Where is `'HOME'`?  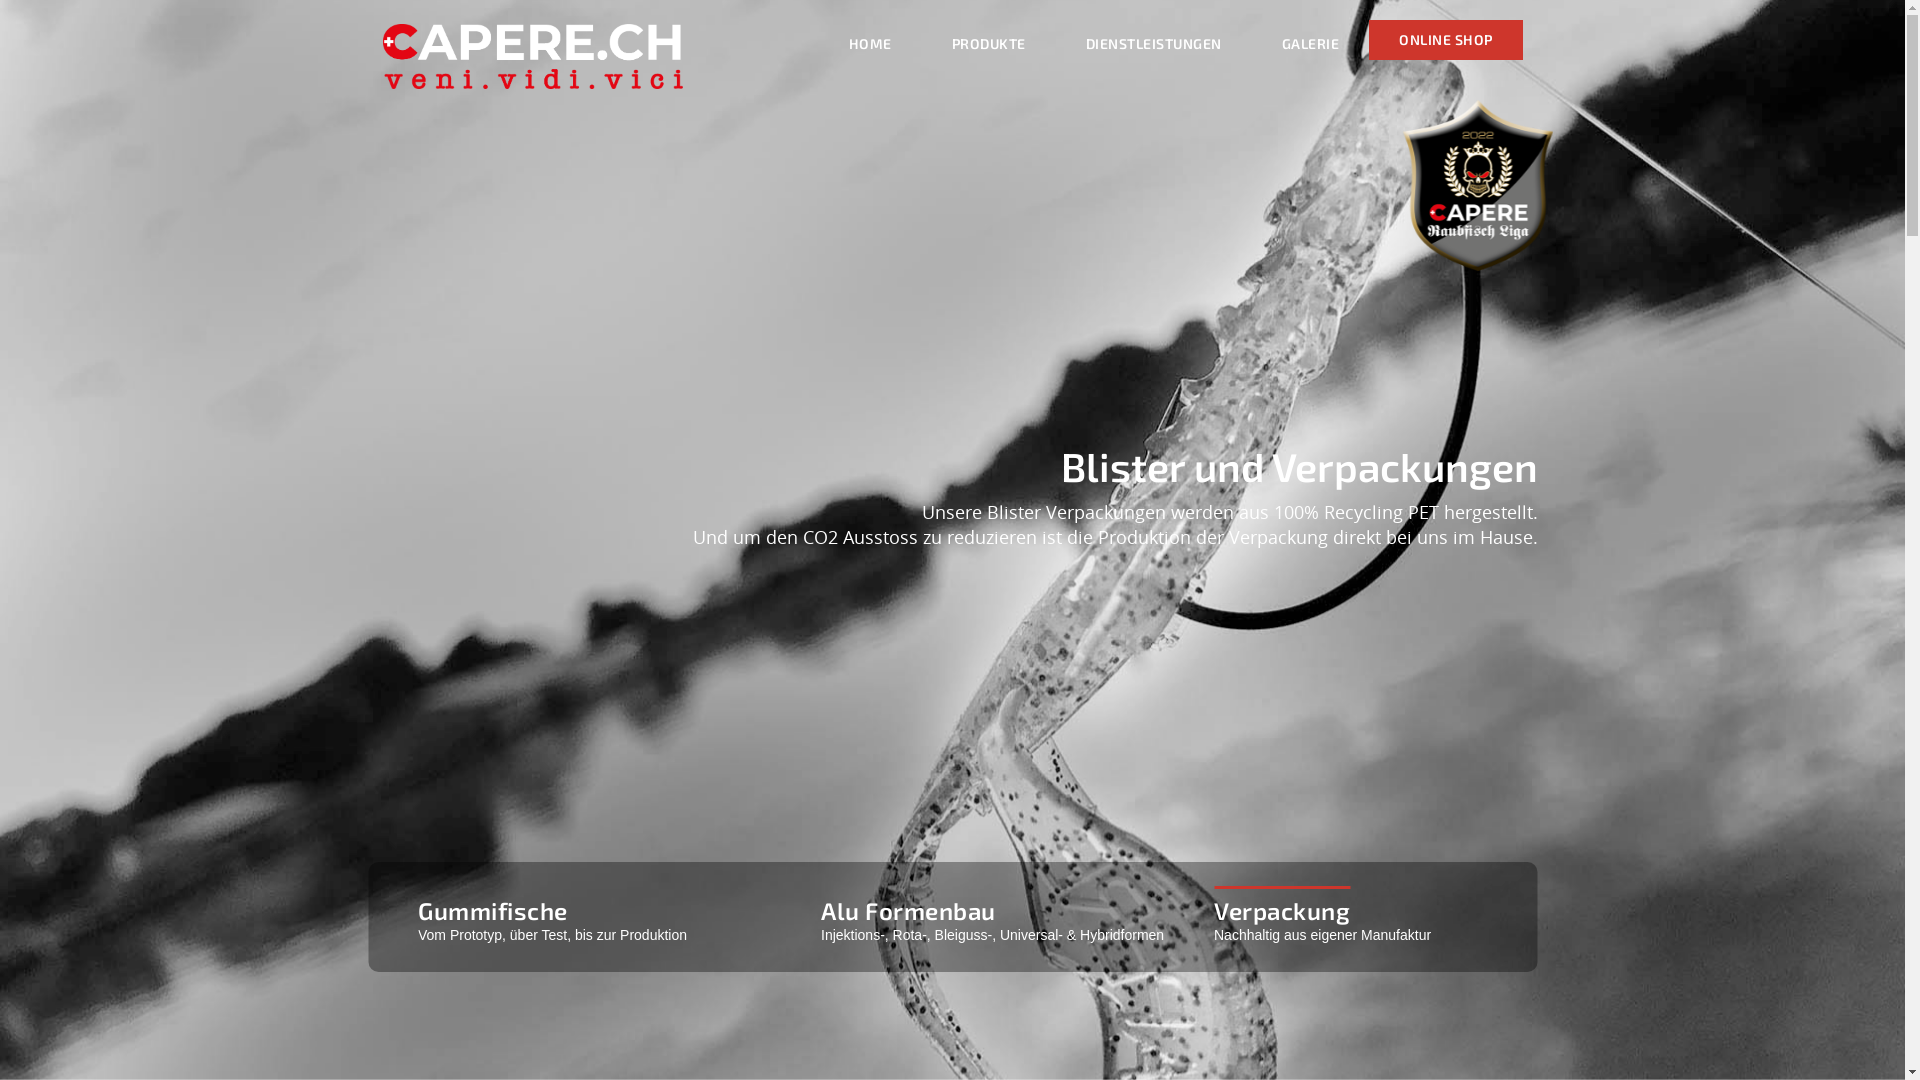 'HOME' is located at coordinates (869, 43).